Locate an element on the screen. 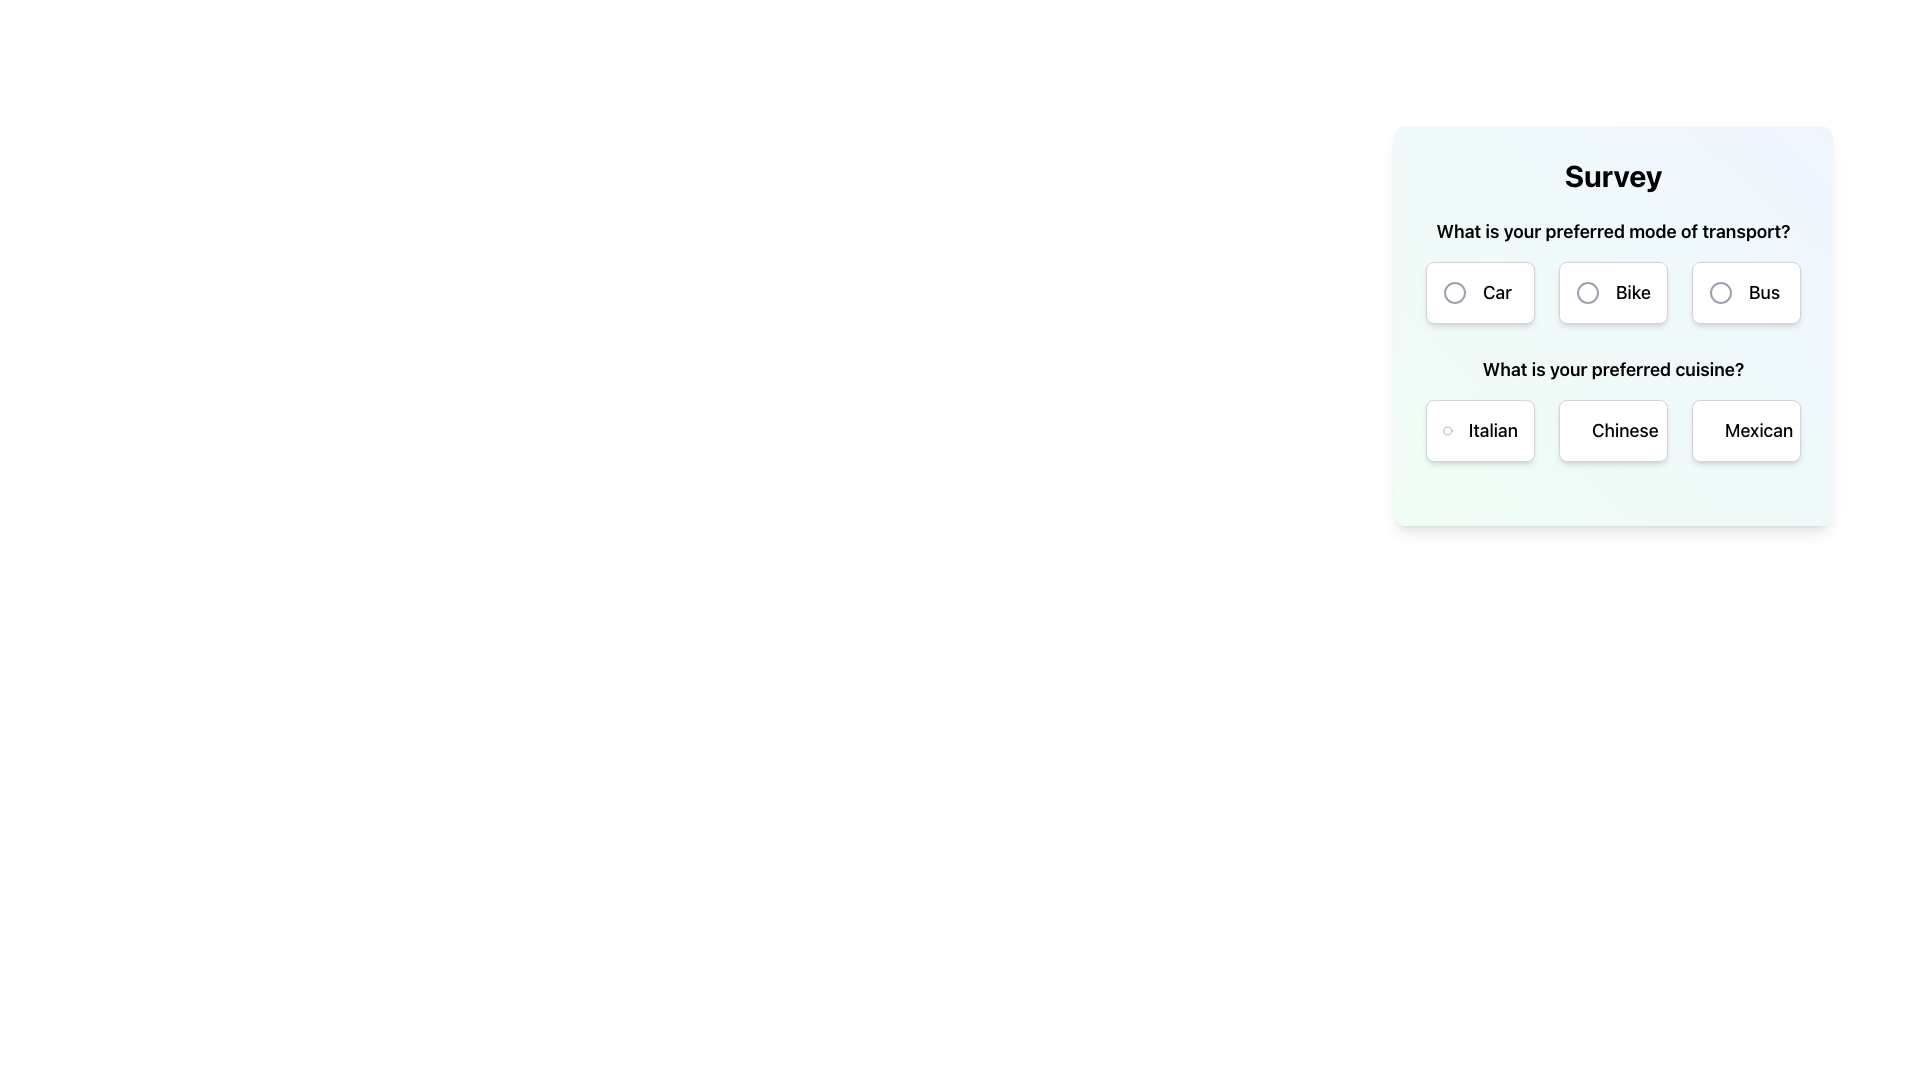 The width and height of the screenshot is (1920, 1080). the 'Italian' label, which is the text for the radio button option in the second row of the cuisine selection grid is located at coordinates (1492, 430).